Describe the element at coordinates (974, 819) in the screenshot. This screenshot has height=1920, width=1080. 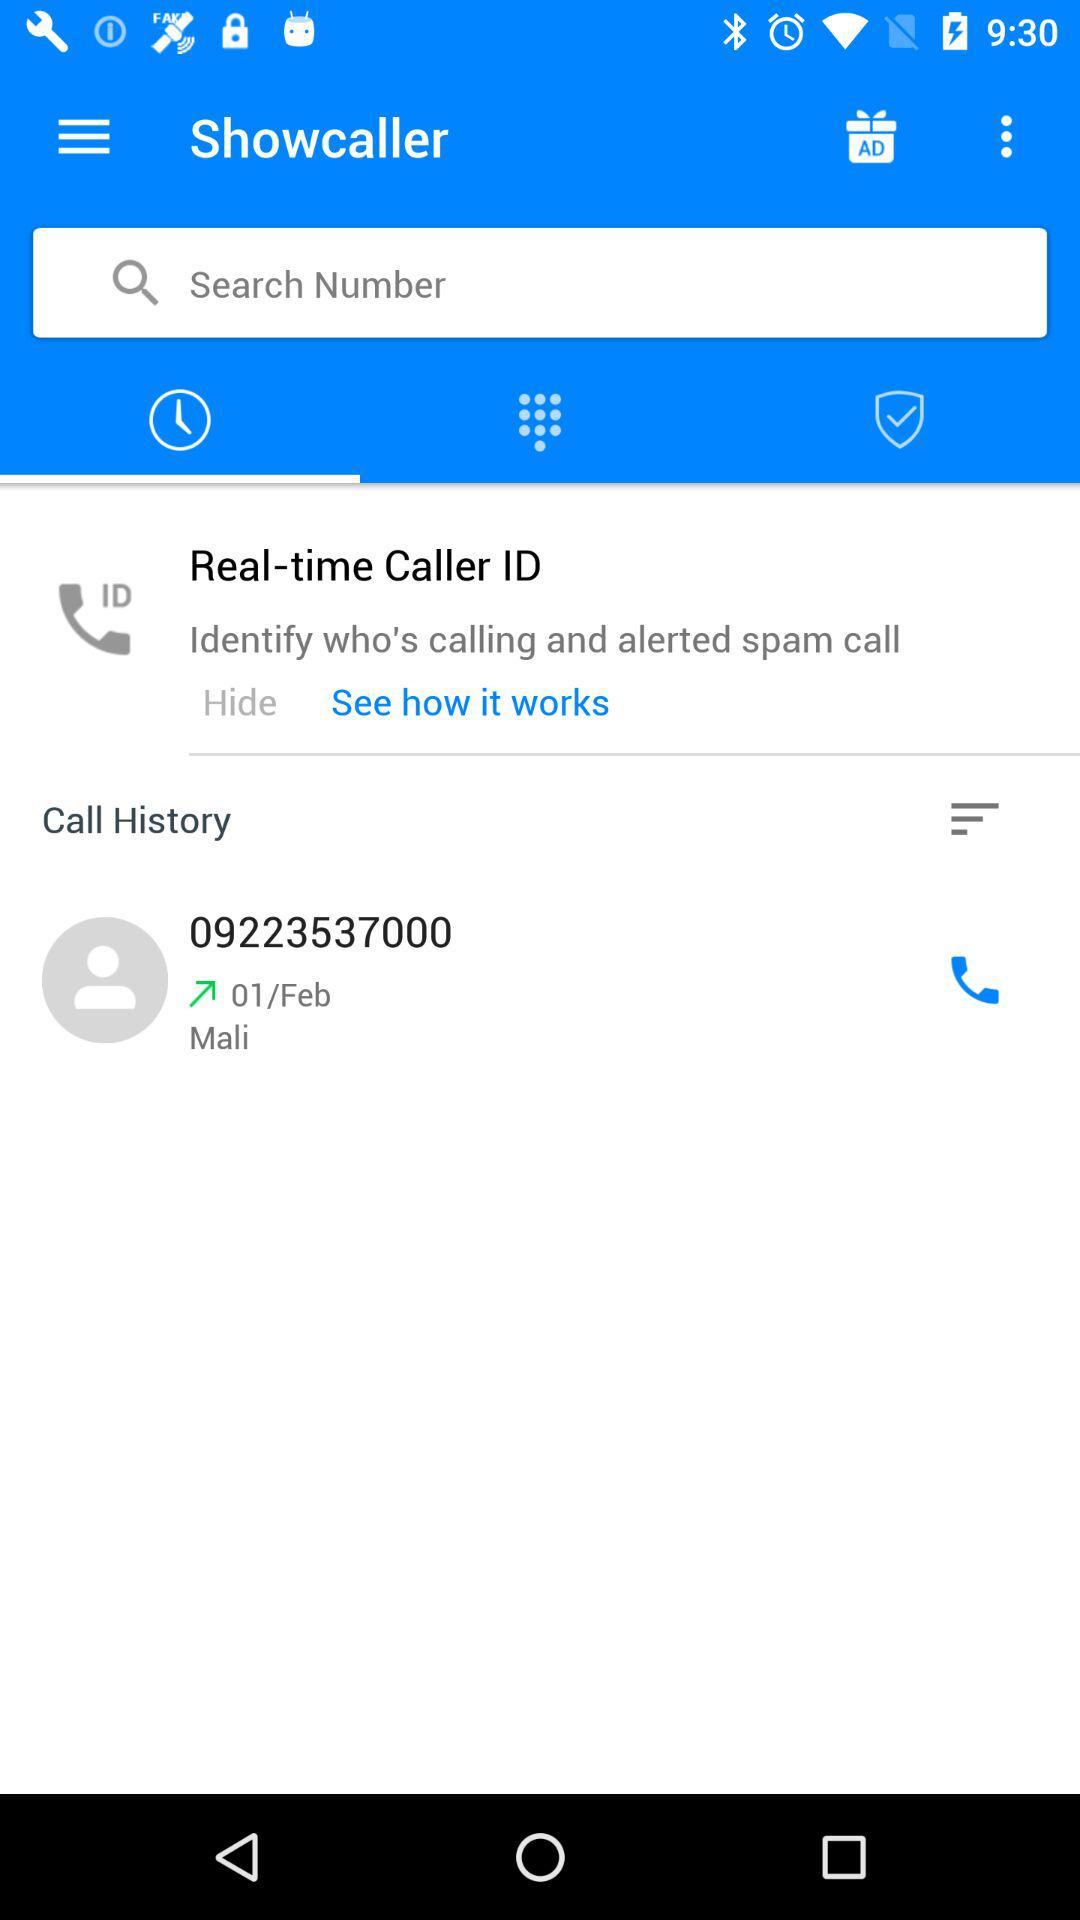
I see `the icon to the right of see how it icon` at that location.